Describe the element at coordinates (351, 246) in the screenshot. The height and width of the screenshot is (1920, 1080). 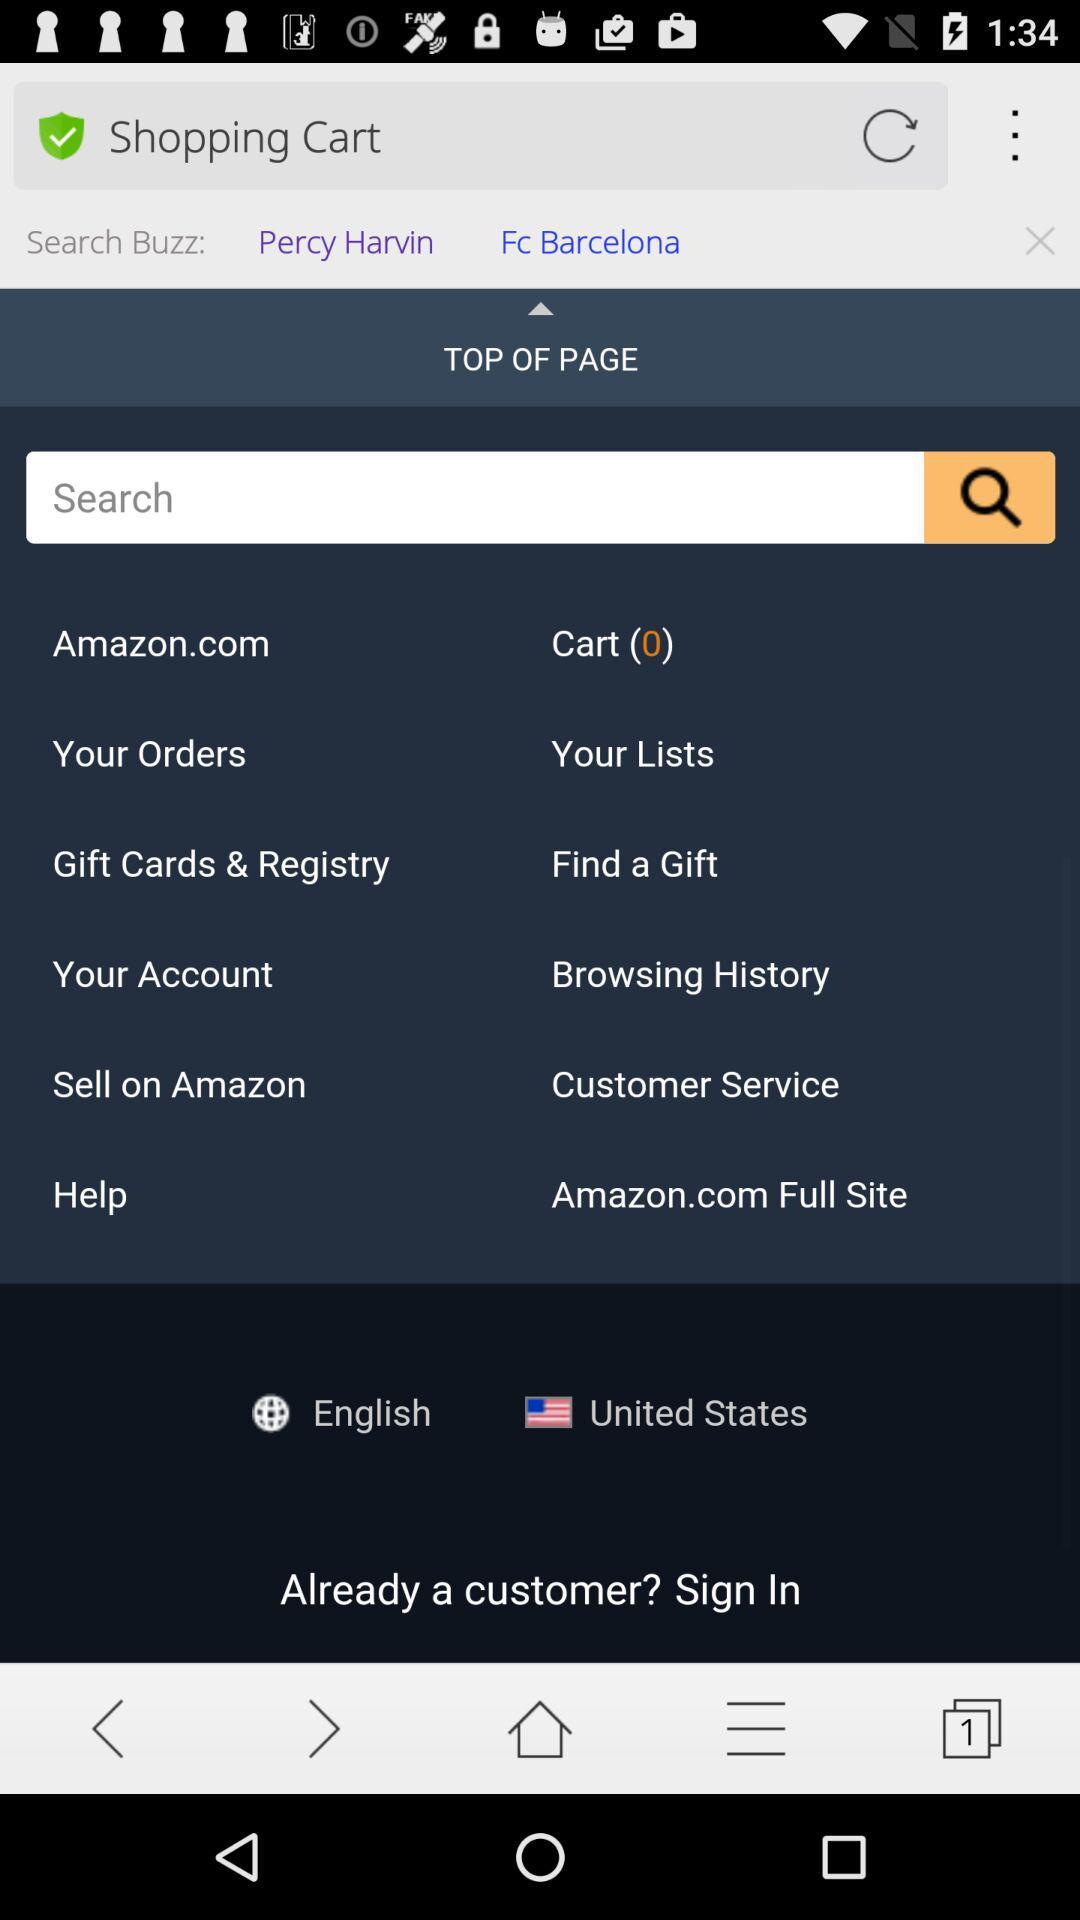
I see `the app to the right of the search buzz:` at that location.